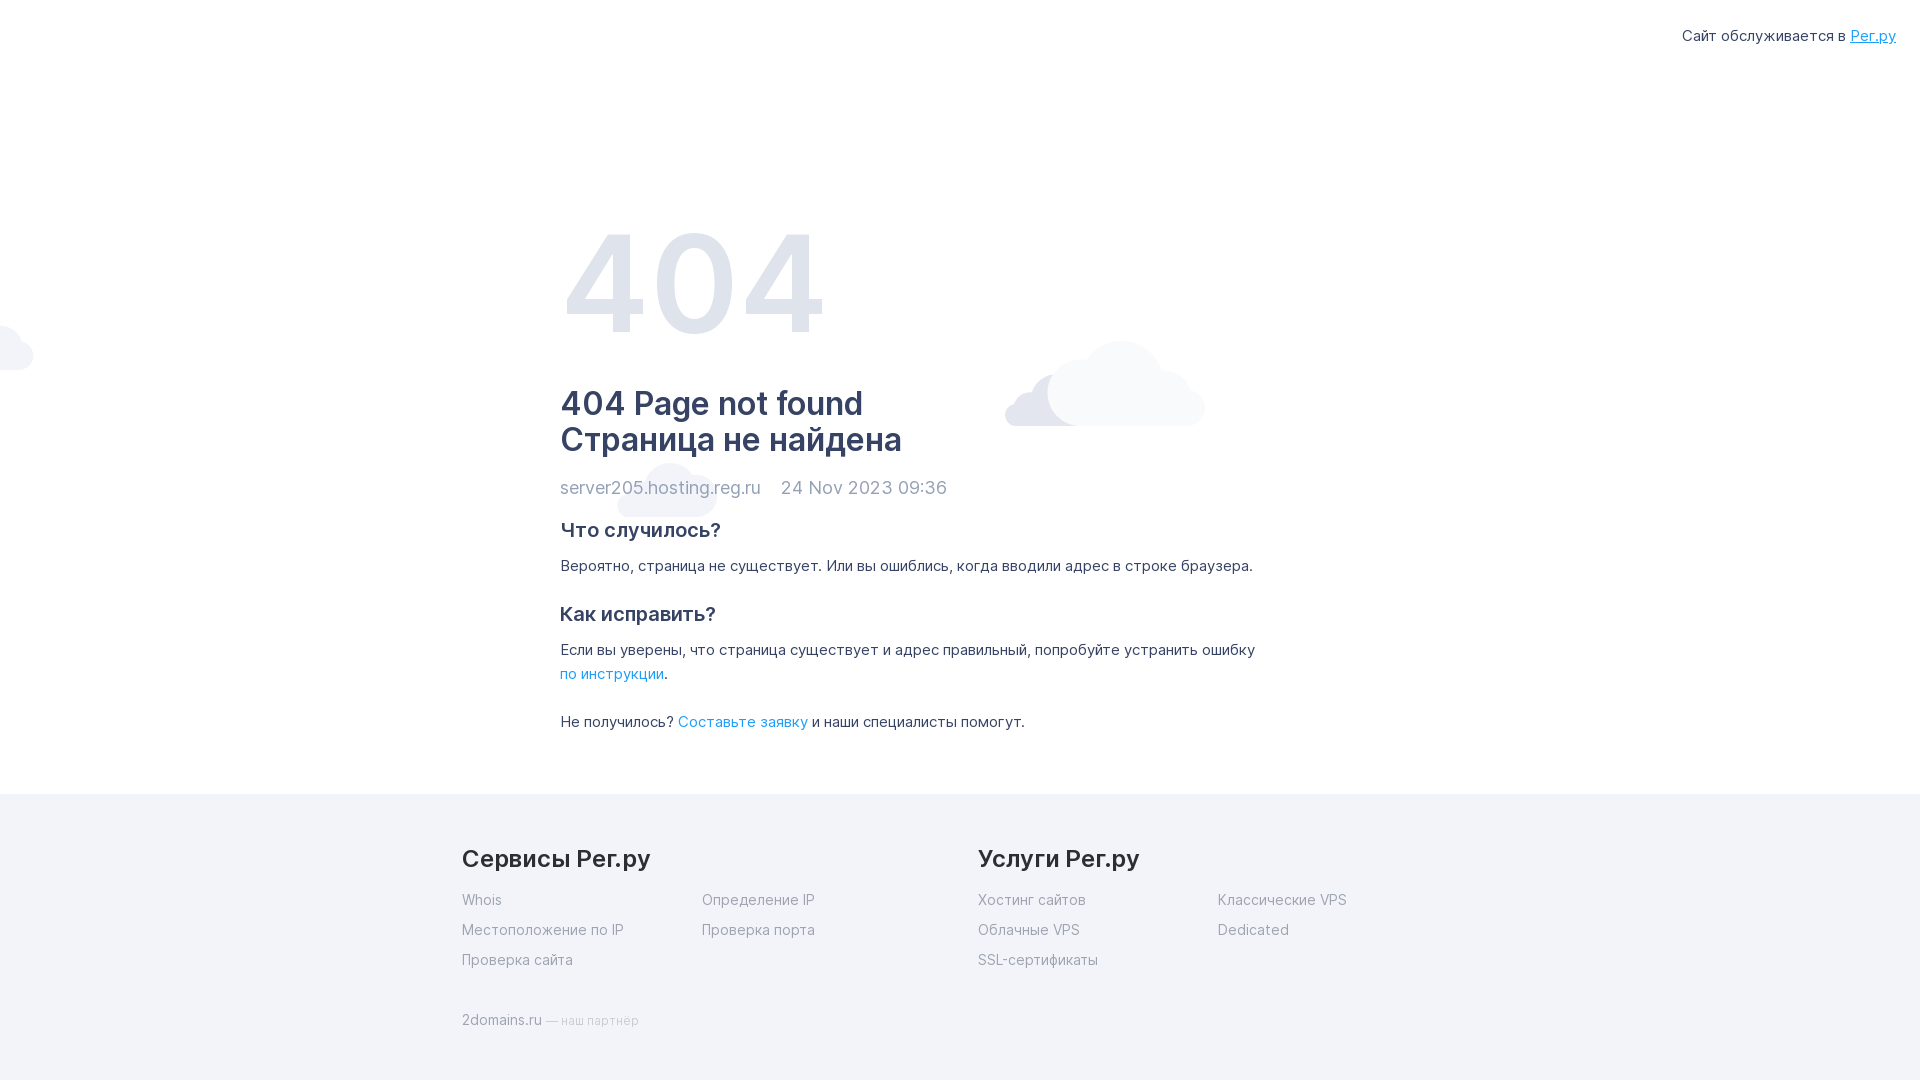 The height and width of the screenshot is (1080, 1920). I want to click on 'Dedicated', so click(1338, 929).